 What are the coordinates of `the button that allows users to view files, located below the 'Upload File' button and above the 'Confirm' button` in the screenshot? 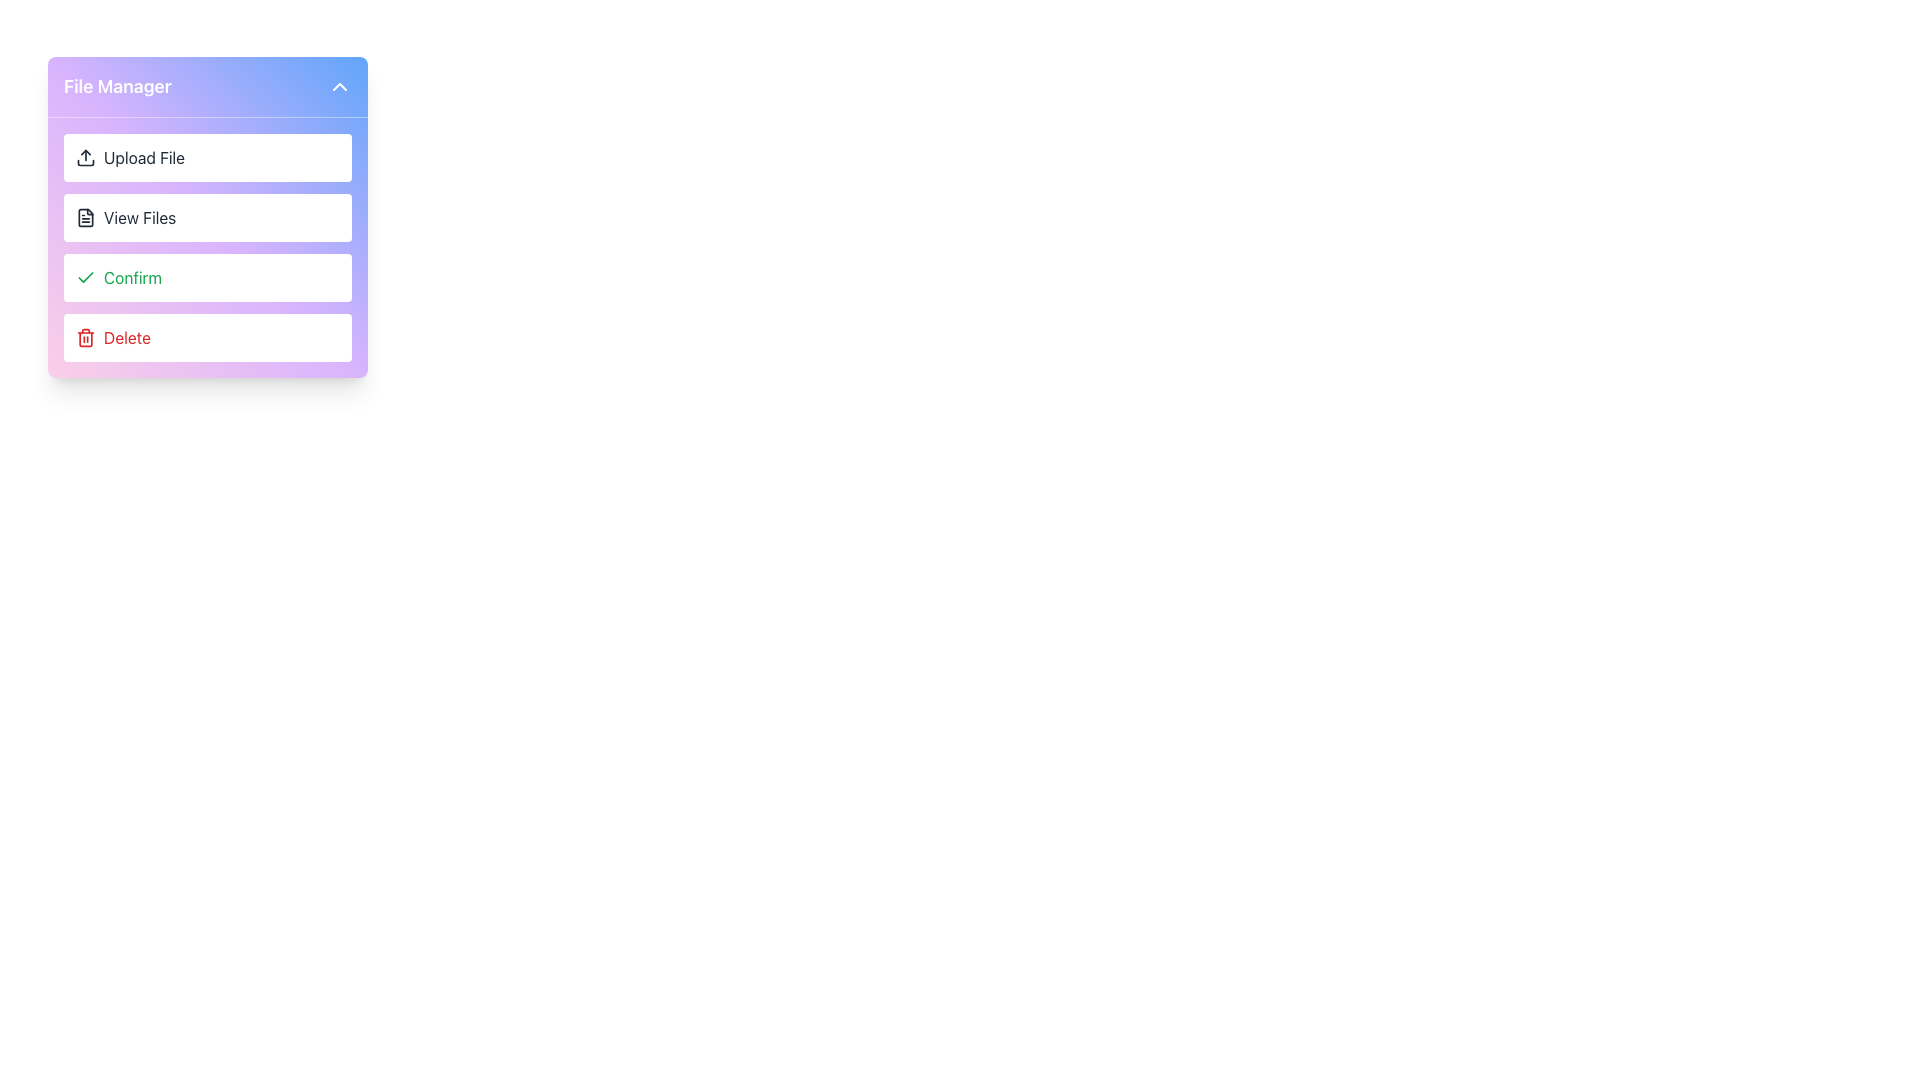 It's located at (207, 218).